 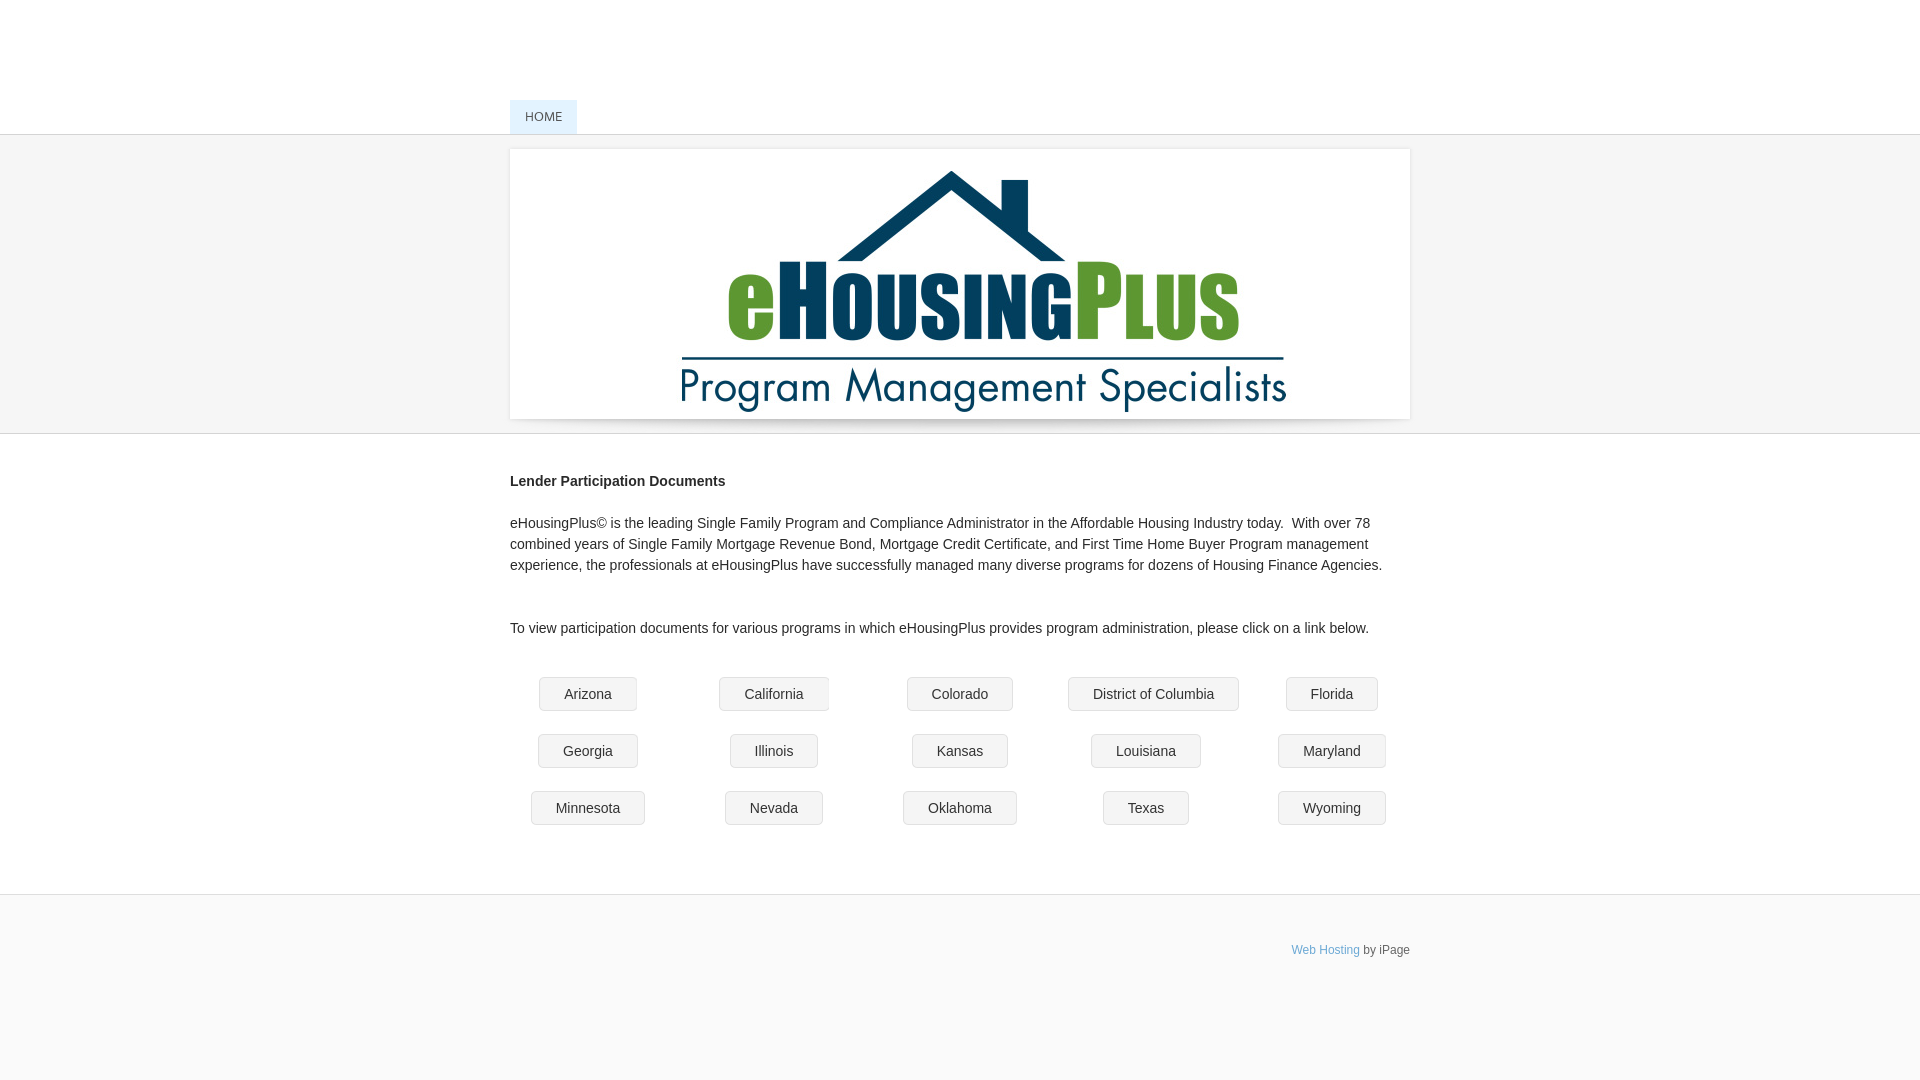 What do you see at coordinates (543, 116) in the screenshot?
I see `'HOME'` at bounding box center [543, 116].